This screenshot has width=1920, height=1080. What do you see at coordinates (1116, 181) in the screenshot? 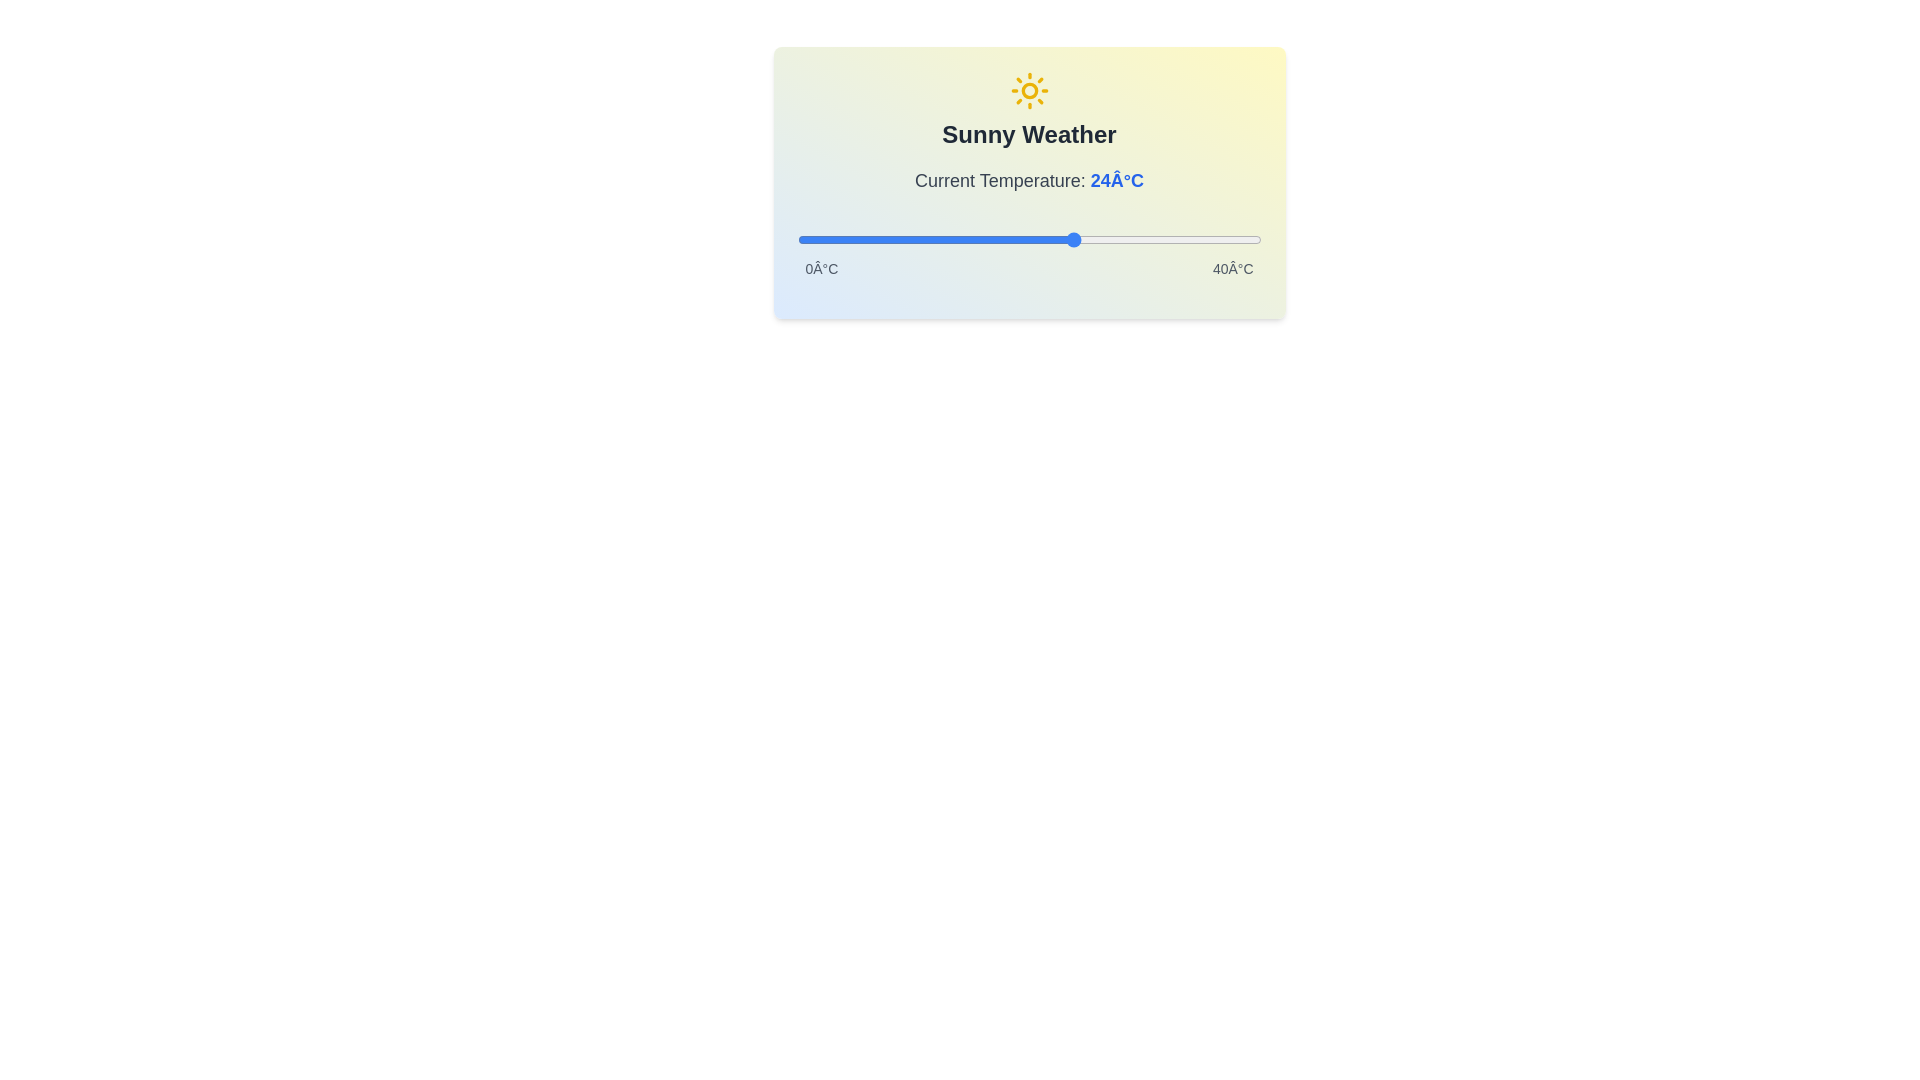
I see `text value displayed in the temperature label, which is positioned immediately to the right of 'Current Temperature:' in the weather information card` at bounding box center [1116, 181].